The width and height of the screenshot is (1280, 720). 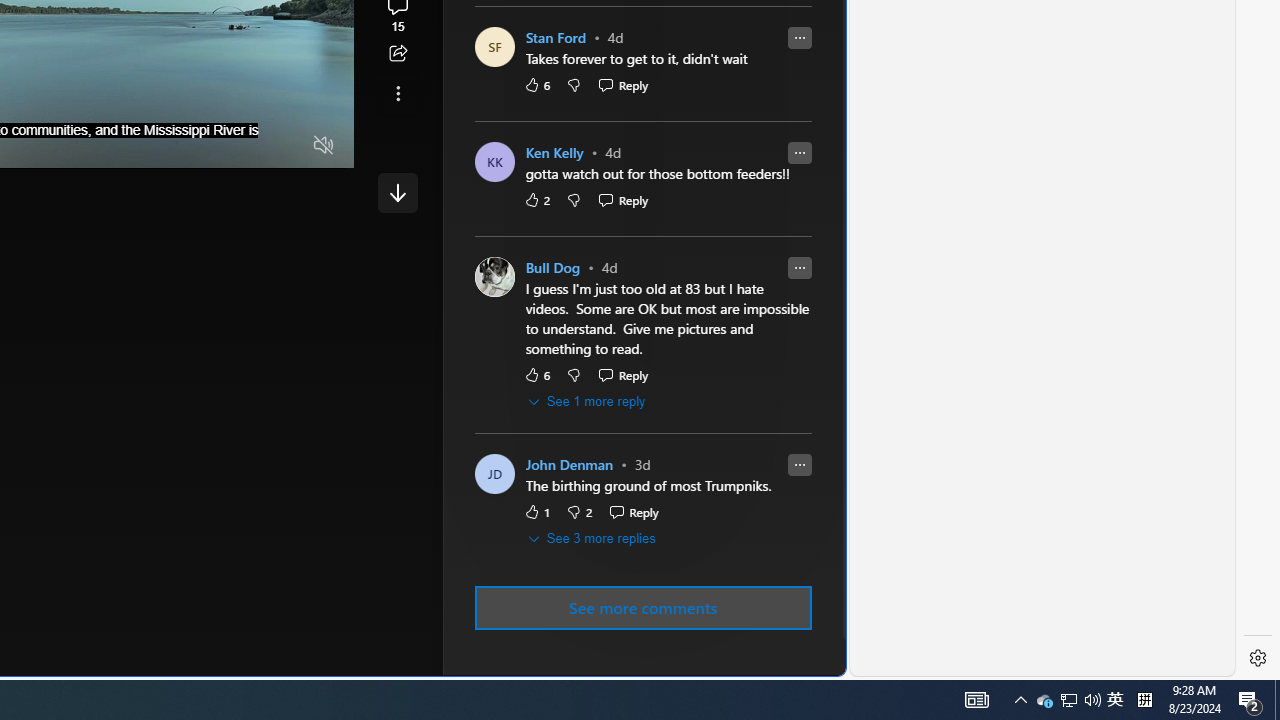 What do you see at coordinates (285, 145) in the screenshot?
I see `'Fullscreen'` at bounding box center [285, 145].